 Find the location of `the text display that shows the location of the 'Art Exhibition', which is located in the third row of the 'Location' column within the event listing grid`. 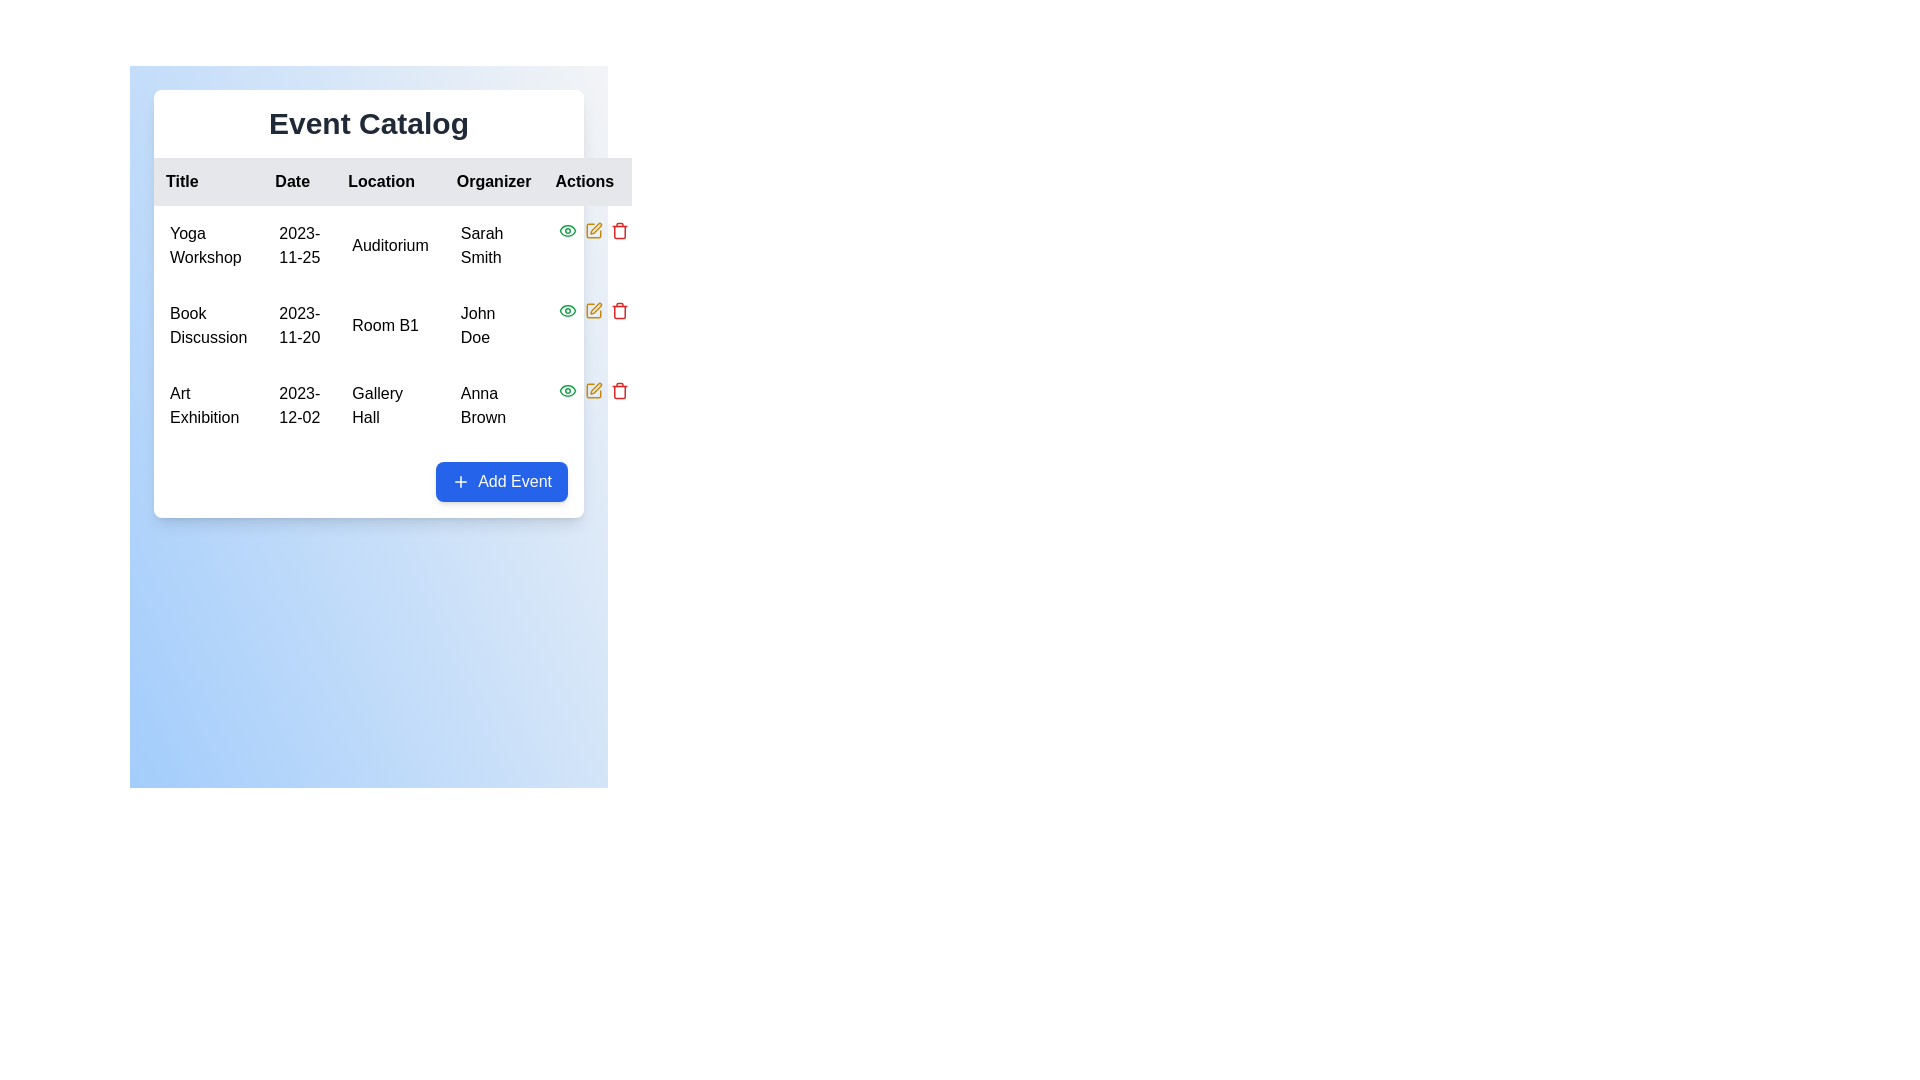

the text display that shows the location of the 'Art Exhibition', which is located in the third row of the 'Location' column within the event listing grid is located at coordinates (390, 405).